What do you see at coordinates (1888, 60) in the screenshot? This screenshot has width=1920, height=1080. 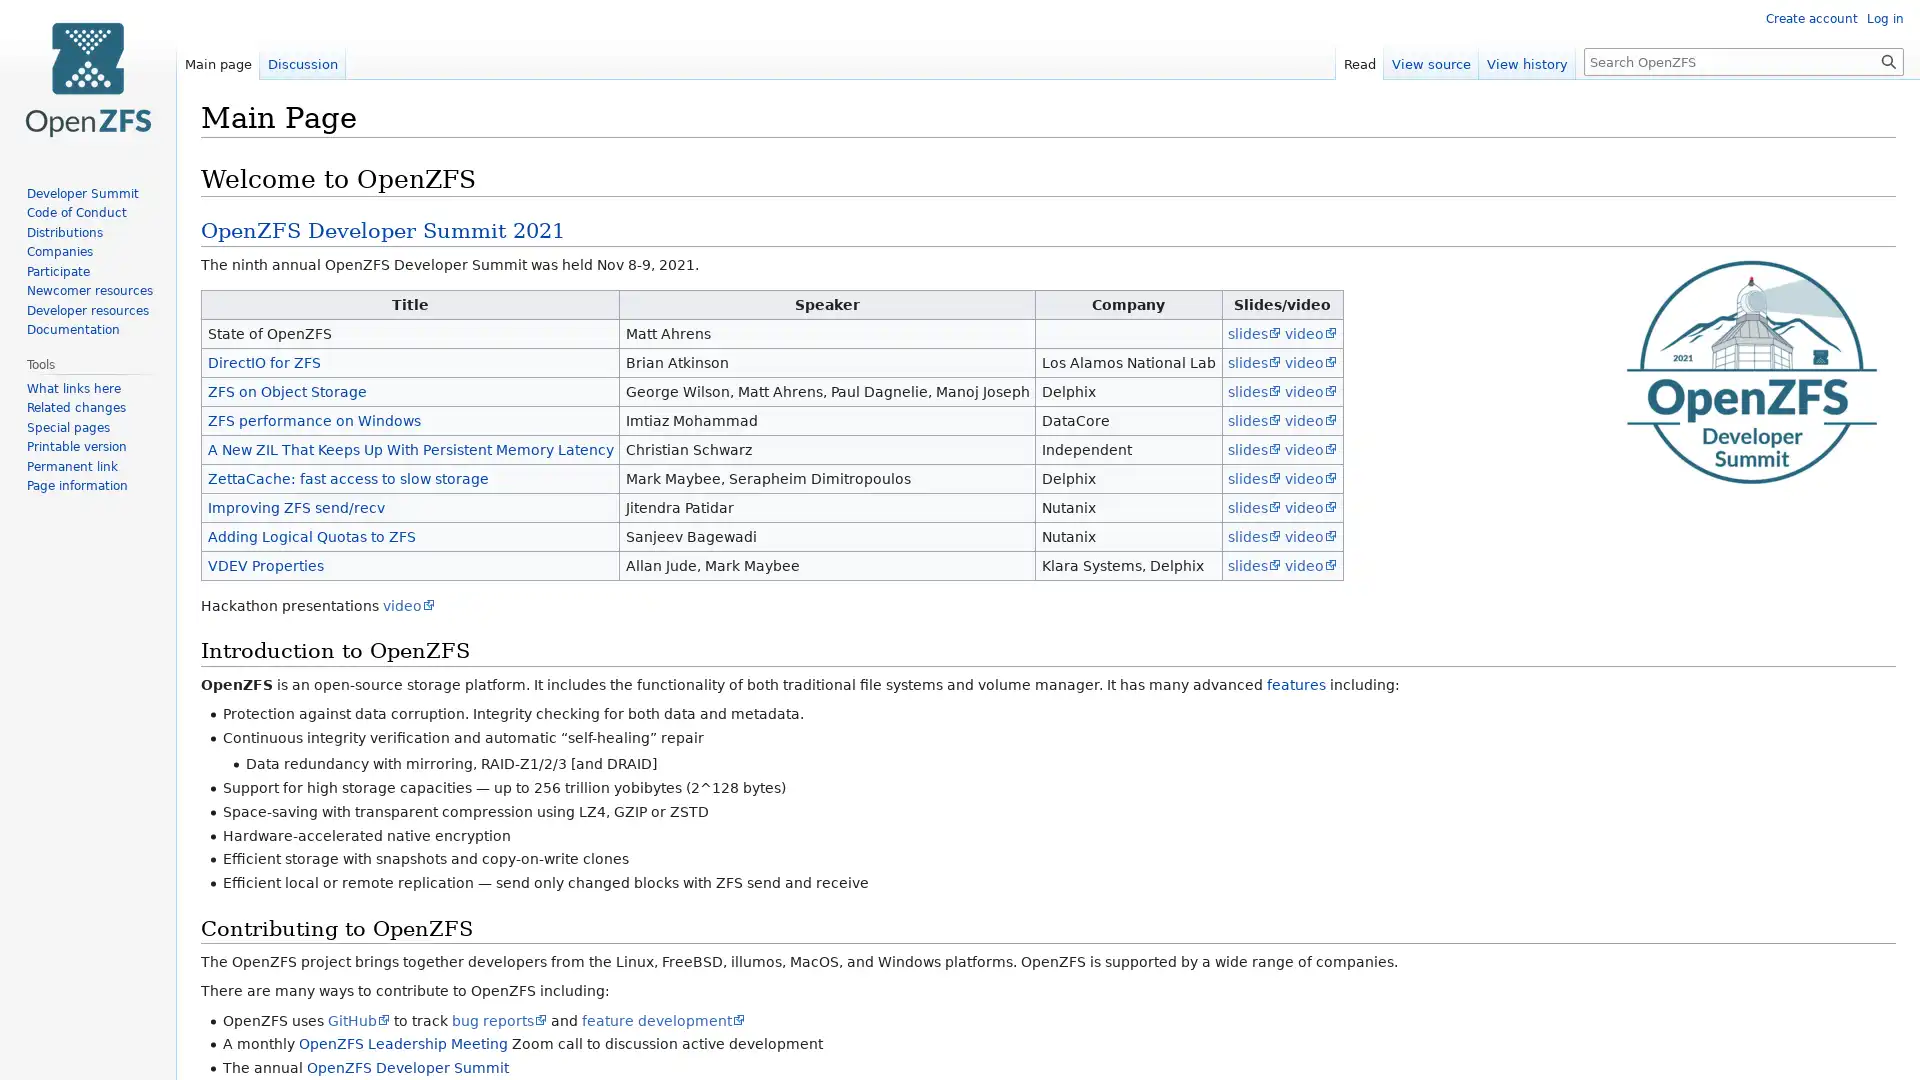 I see `Search` at bounding box center [1888, 60].